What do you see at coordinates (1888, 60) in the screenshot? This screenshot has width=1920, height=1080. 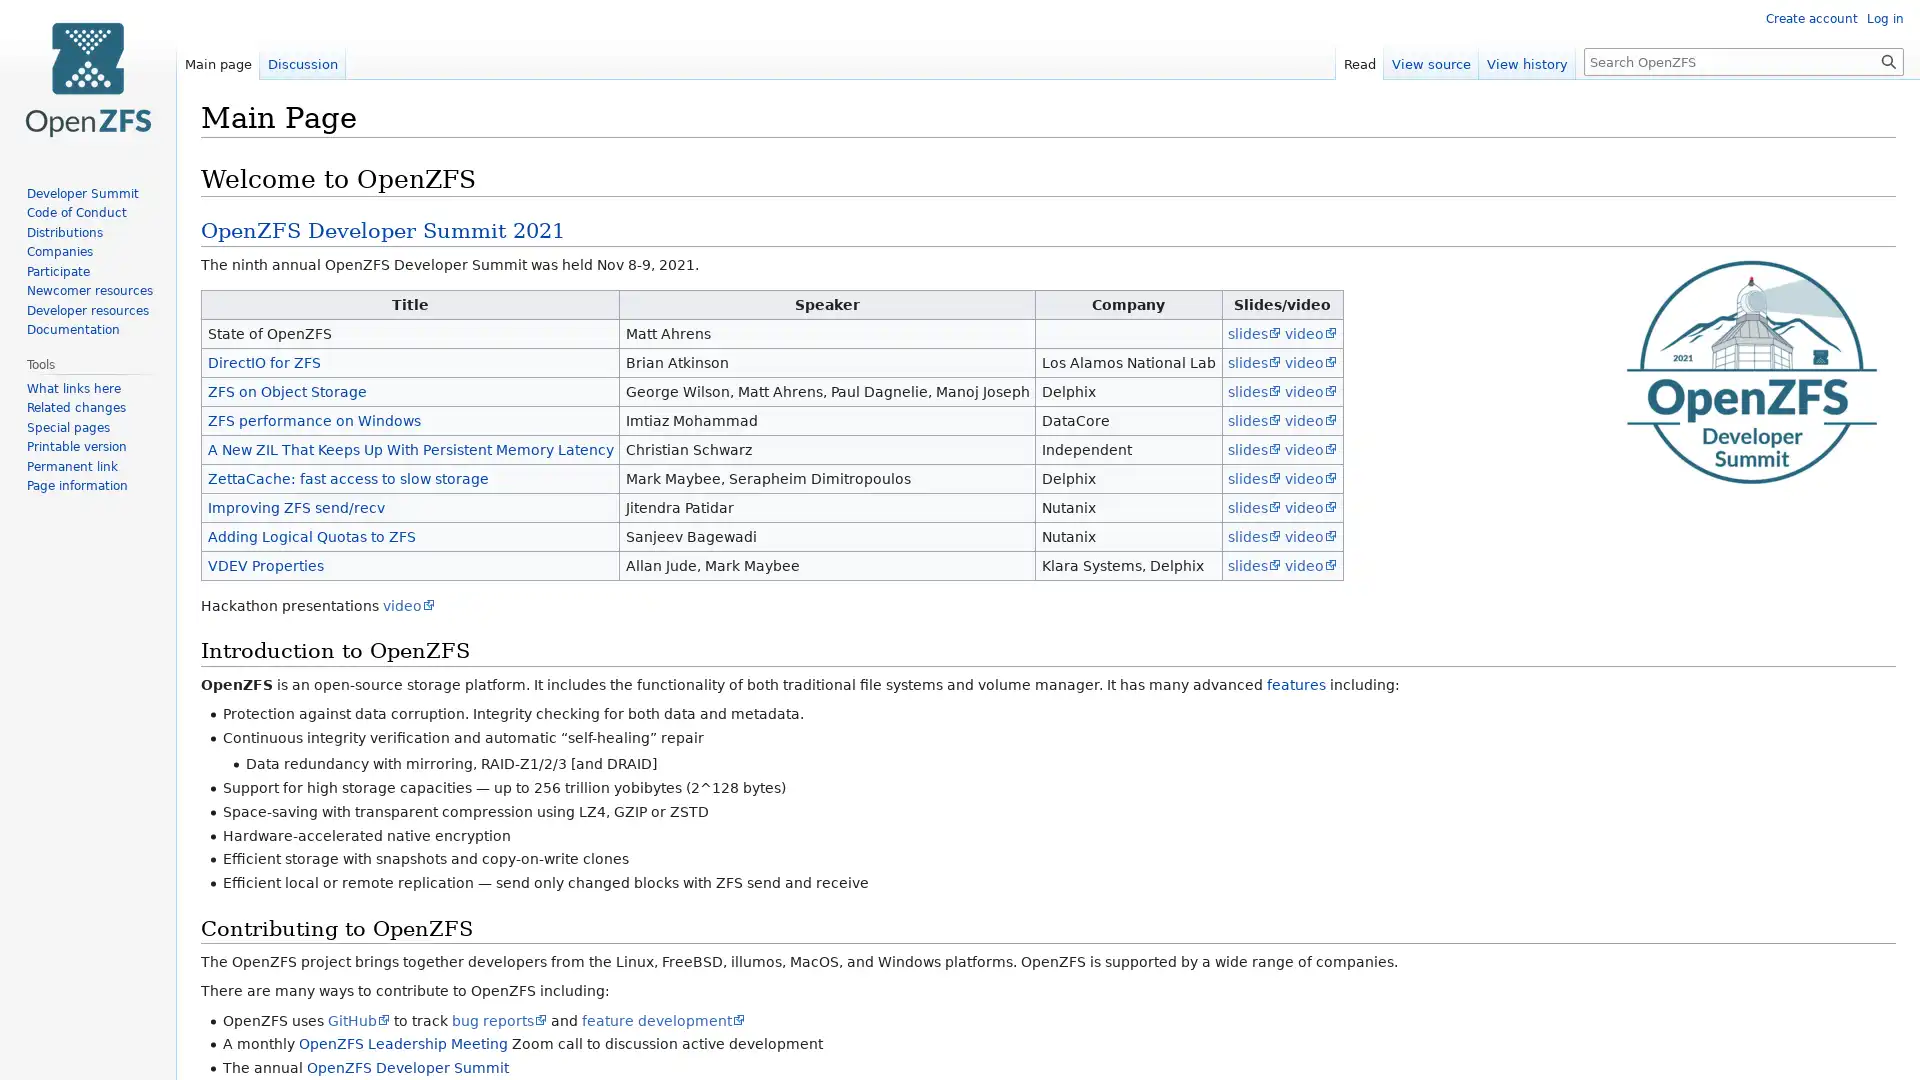 I see `Search` at bounding box center [1888, 60].